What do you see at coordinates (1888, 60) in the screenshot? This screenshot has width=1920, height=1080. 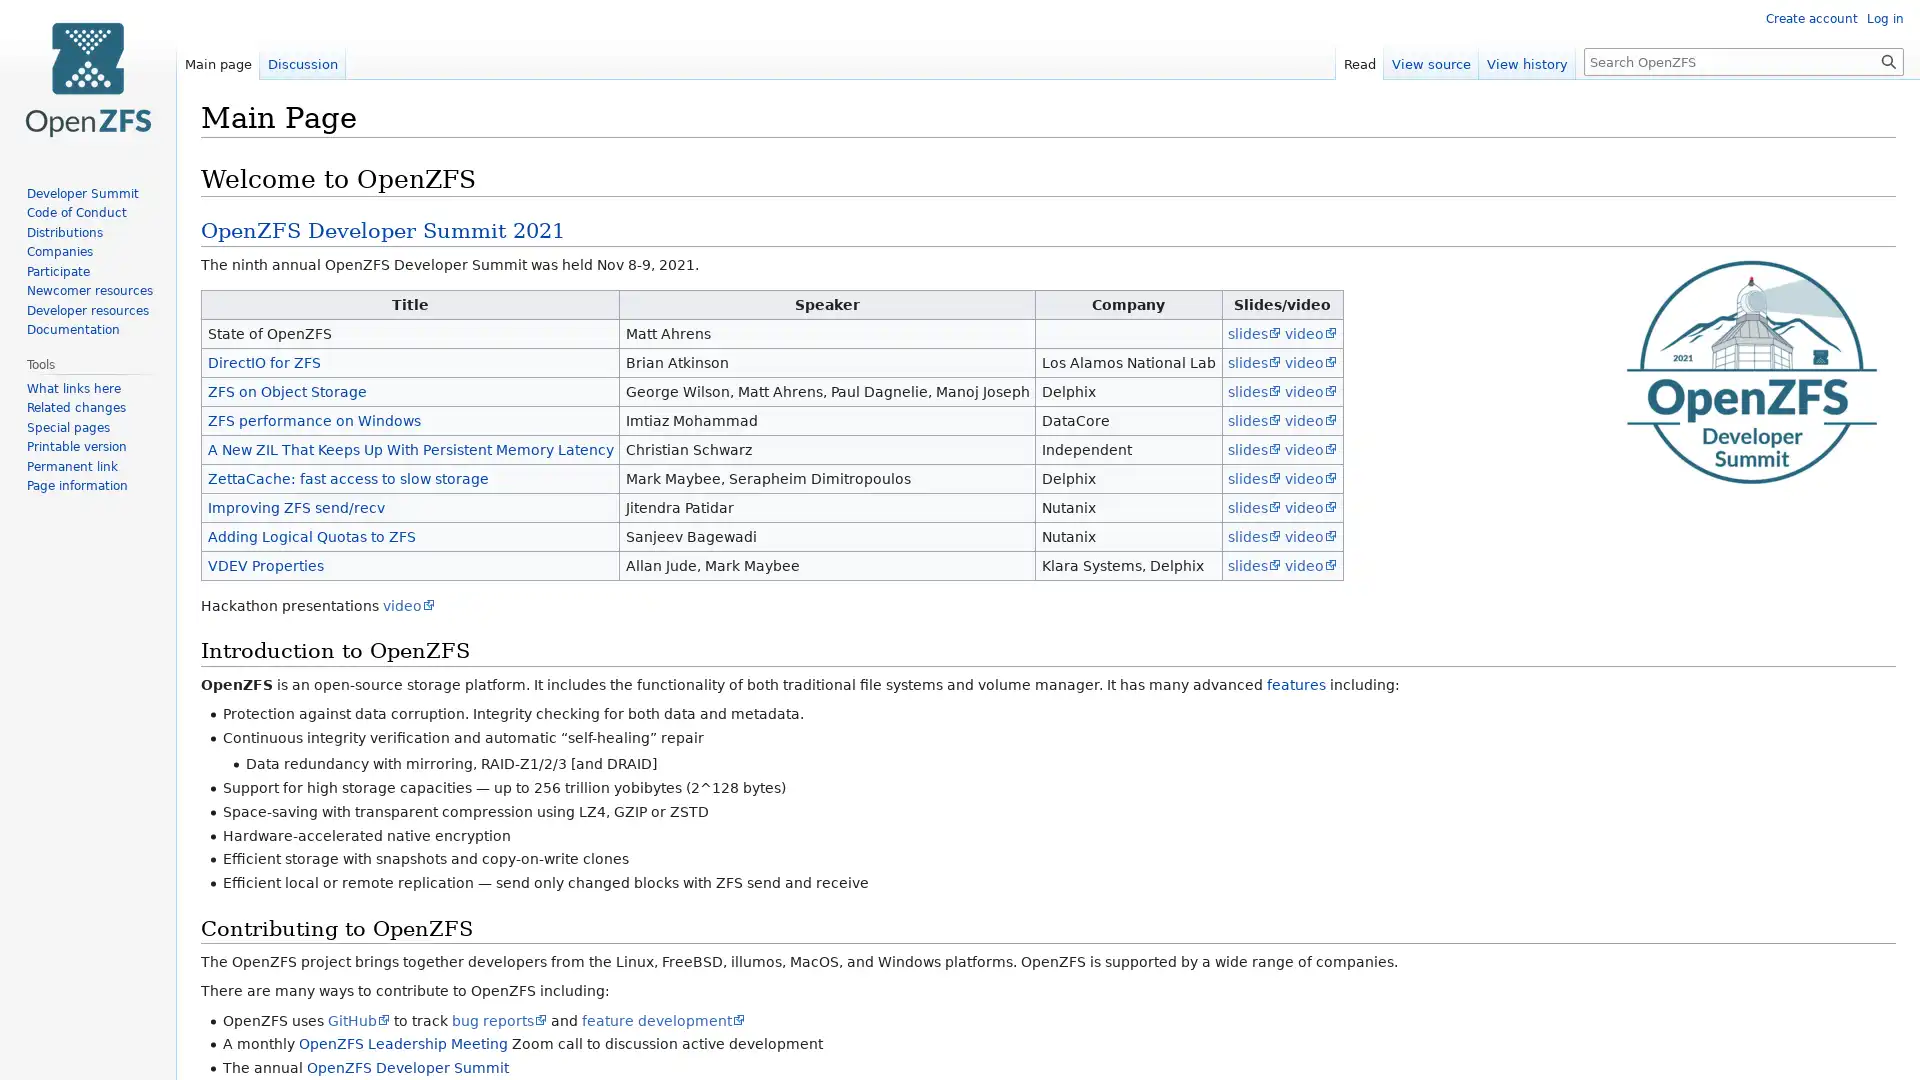 I see `Search` at bounding box center [1888, 60].